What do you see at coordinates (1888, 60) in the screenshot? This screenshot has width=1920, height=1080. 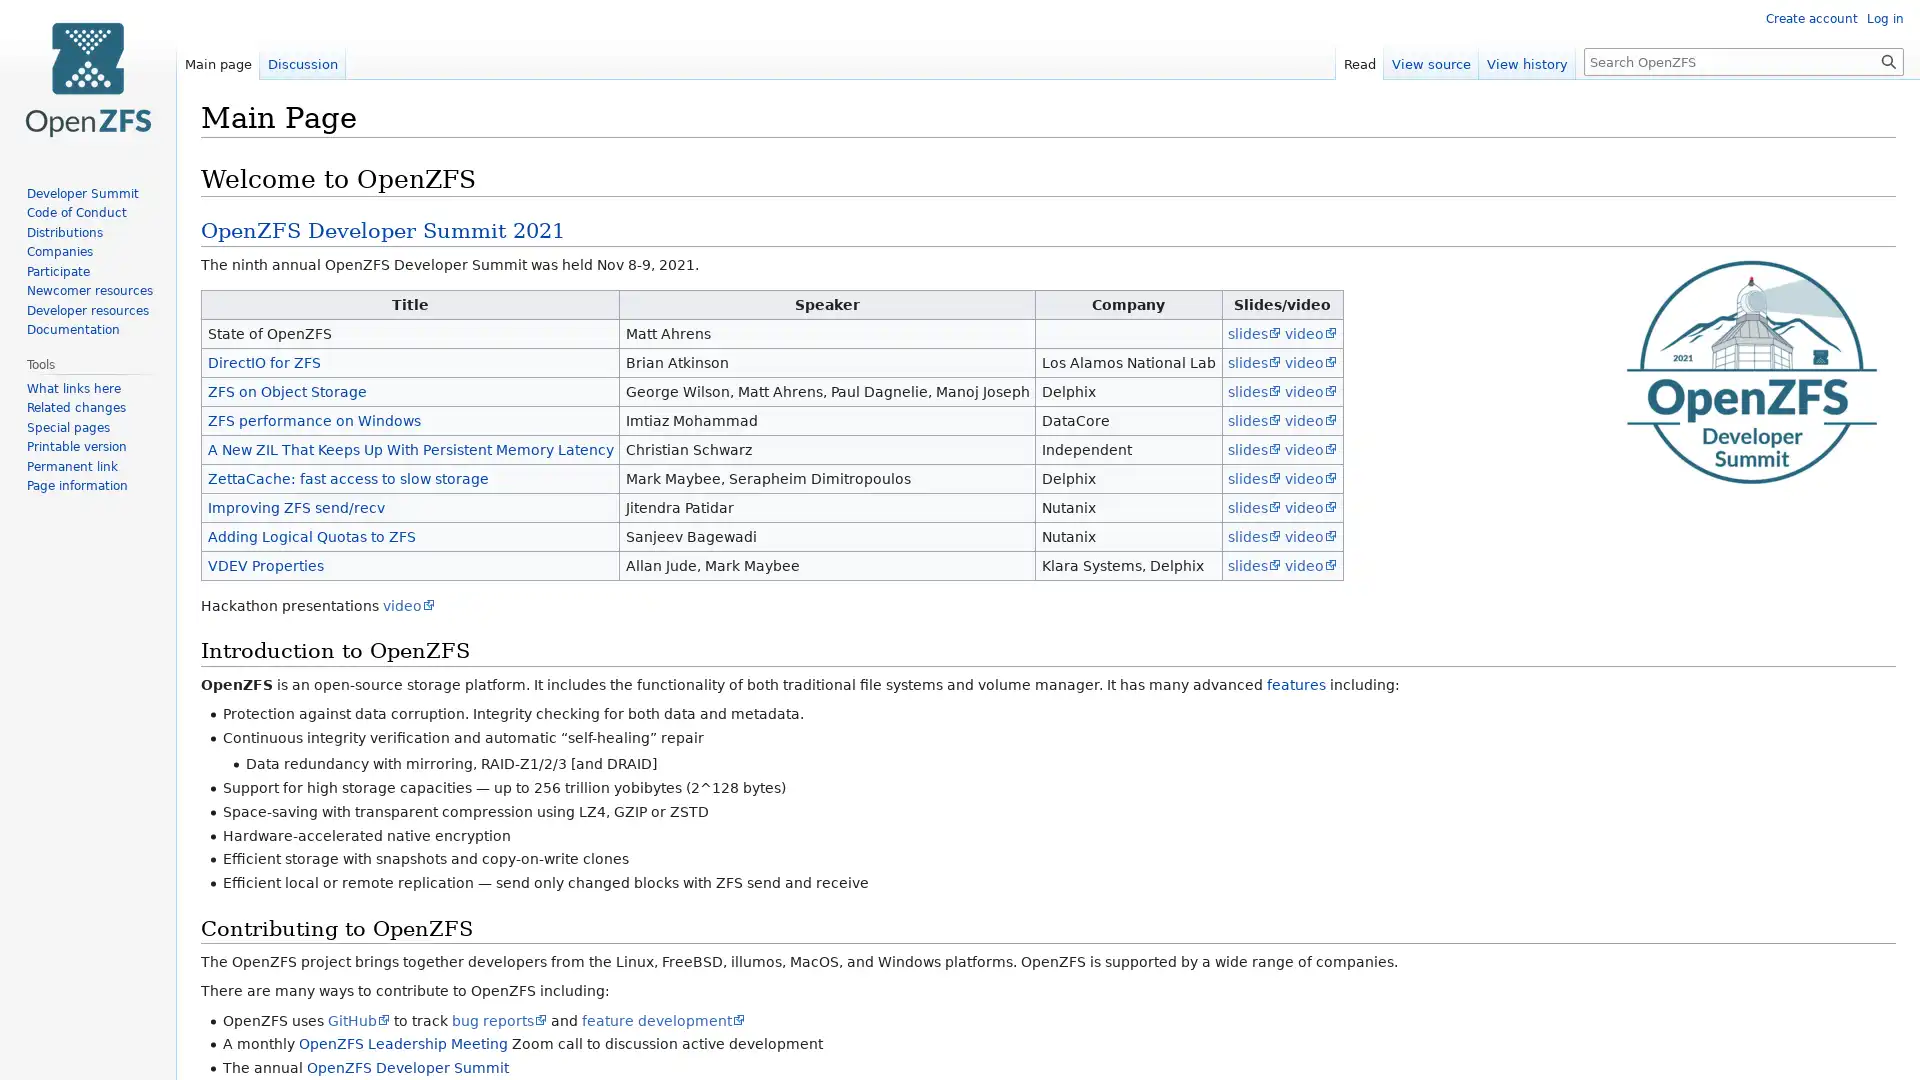 I see `Search` at bounding box center [1888, 60].